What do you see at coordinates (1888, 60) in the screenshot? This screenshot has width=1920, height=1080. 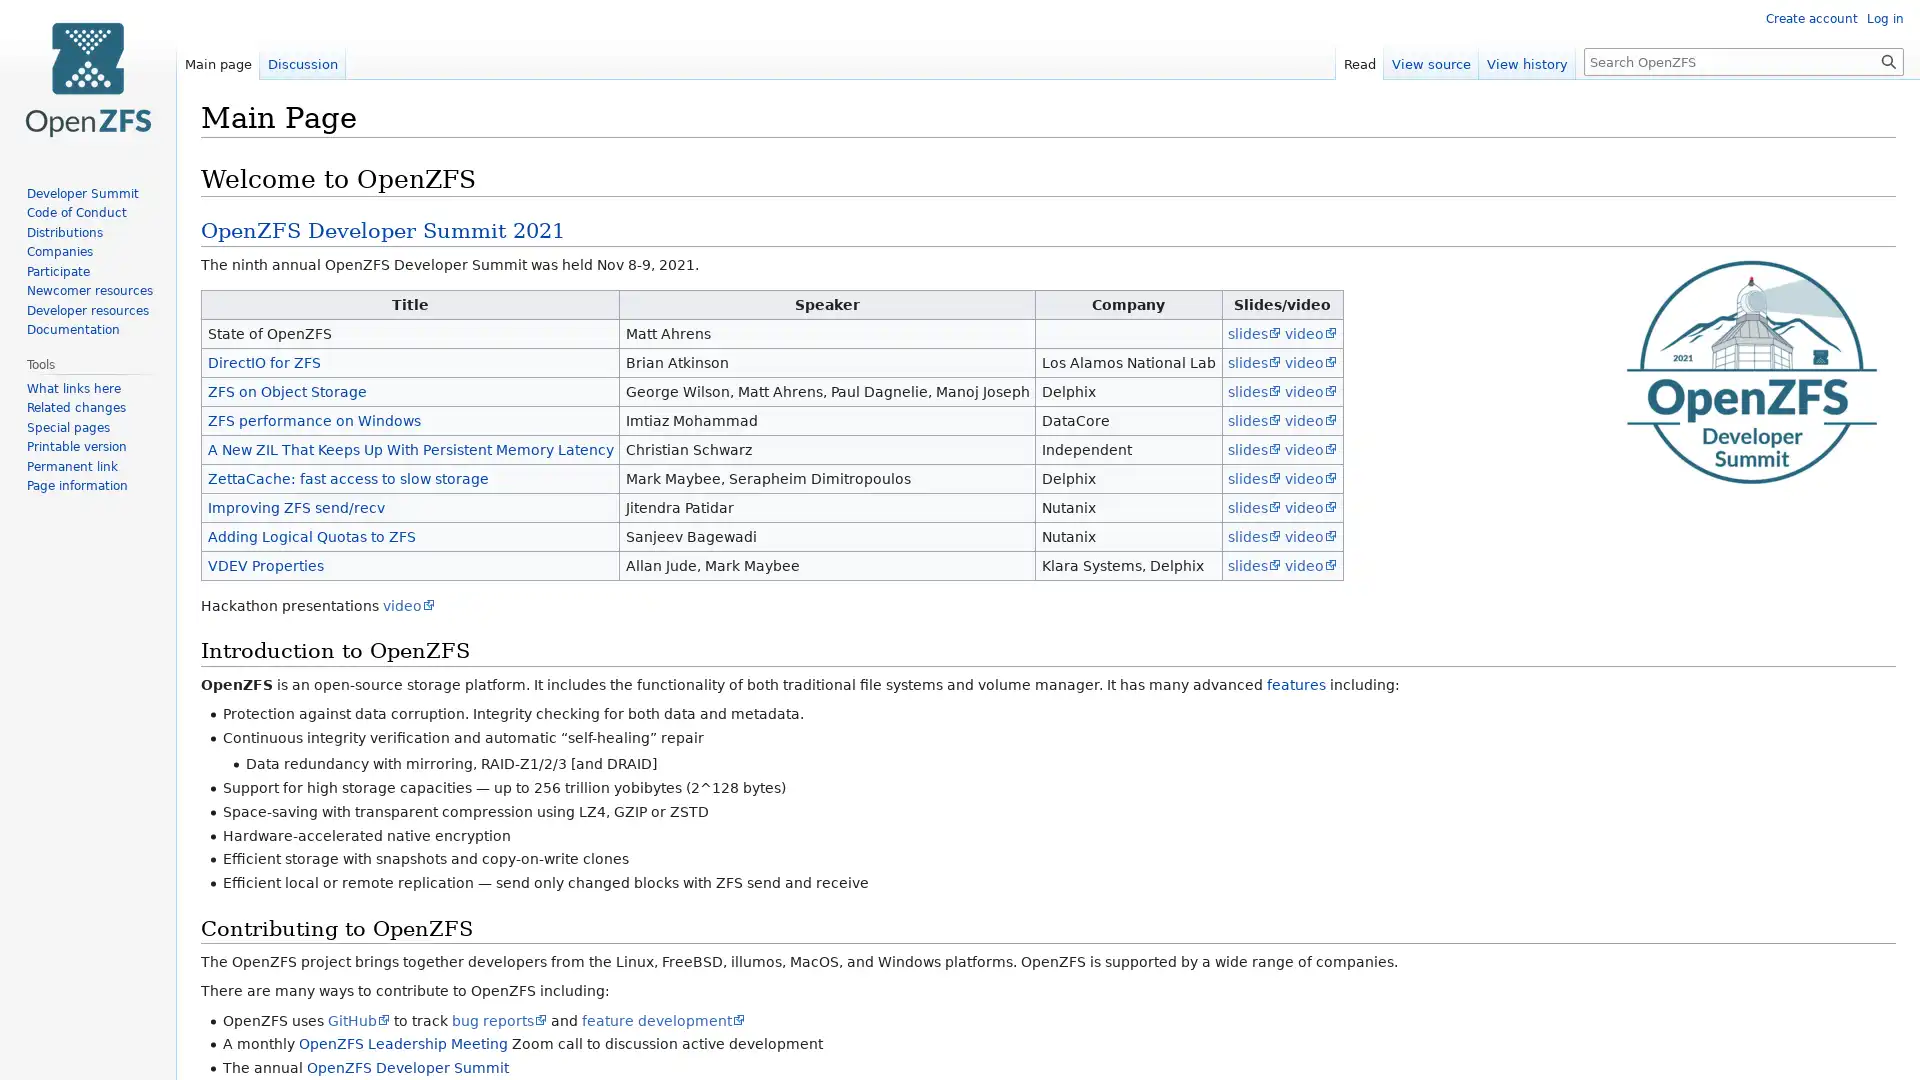 I see `Search` at bounding box center [1888, 60].